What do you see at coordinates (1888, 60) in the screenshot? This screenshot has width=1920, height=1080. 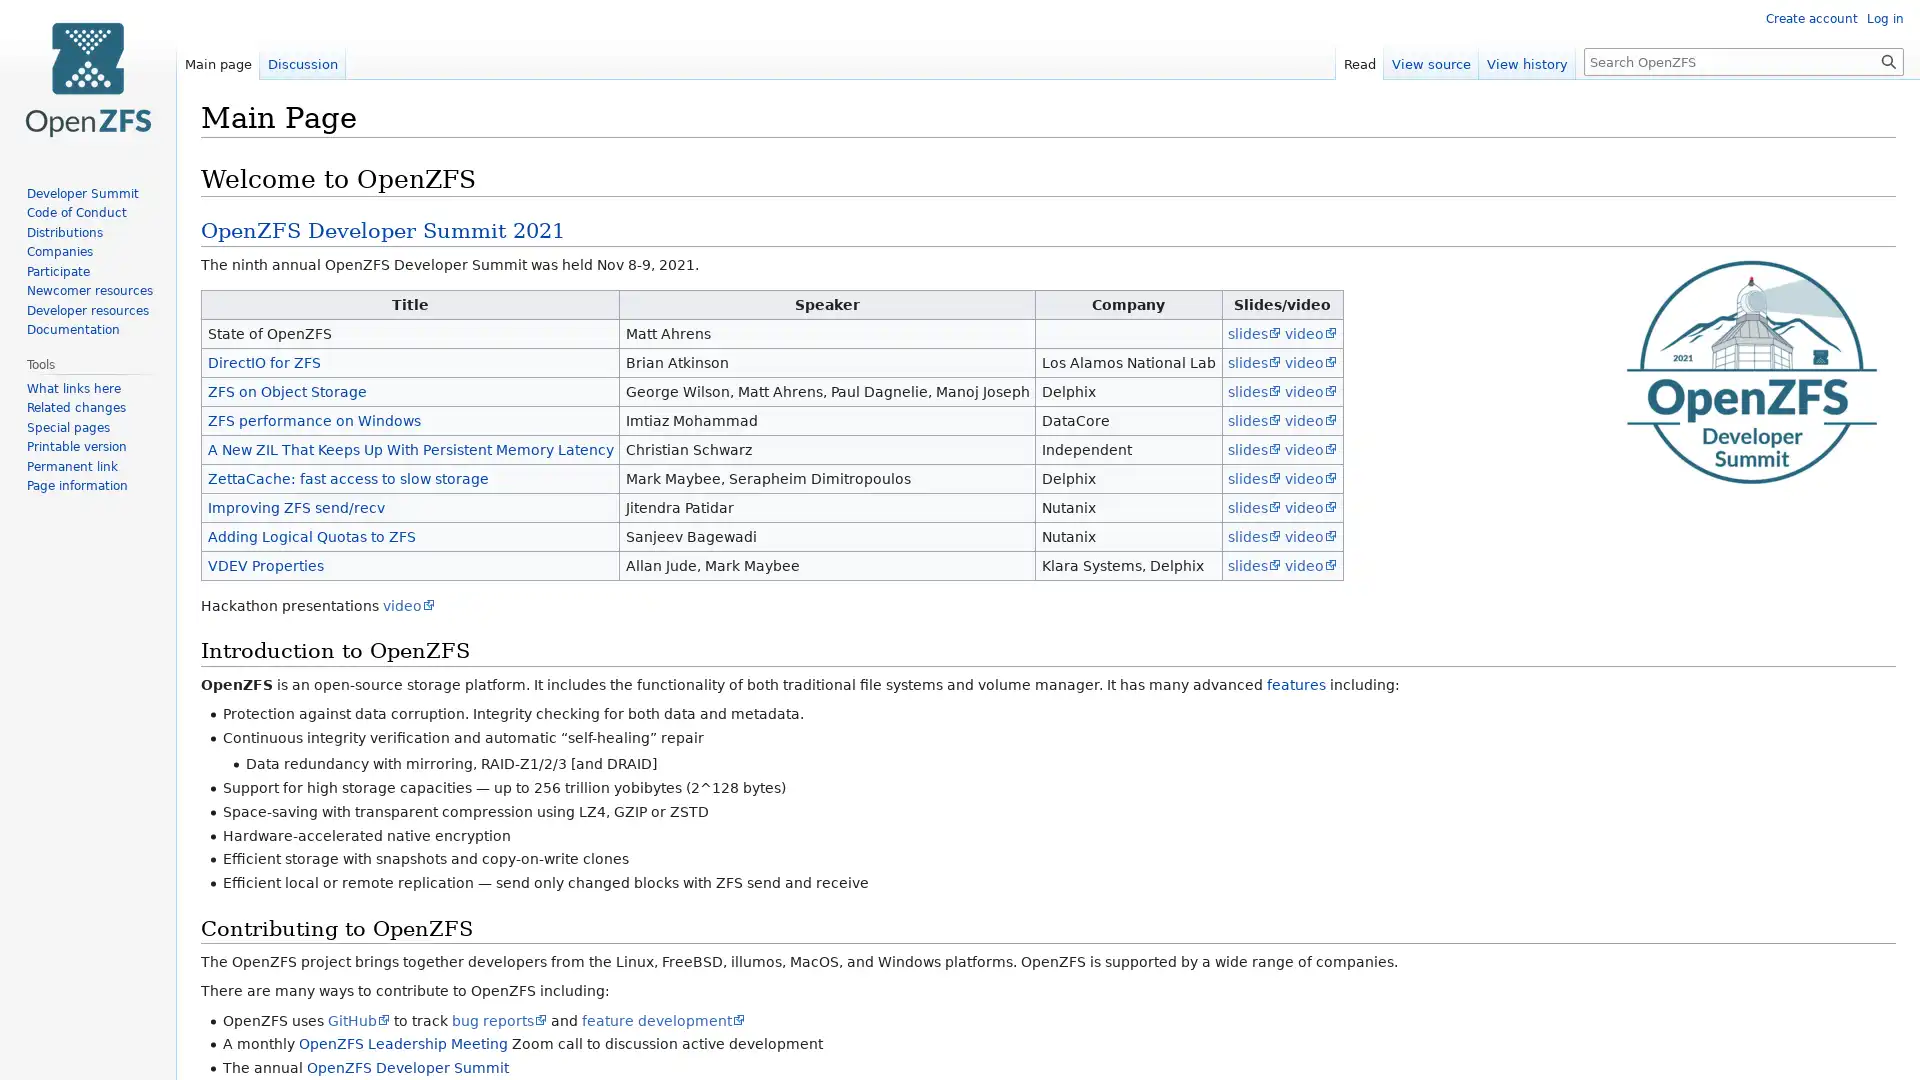 I see `Search` at bounding box center [1888, 60].